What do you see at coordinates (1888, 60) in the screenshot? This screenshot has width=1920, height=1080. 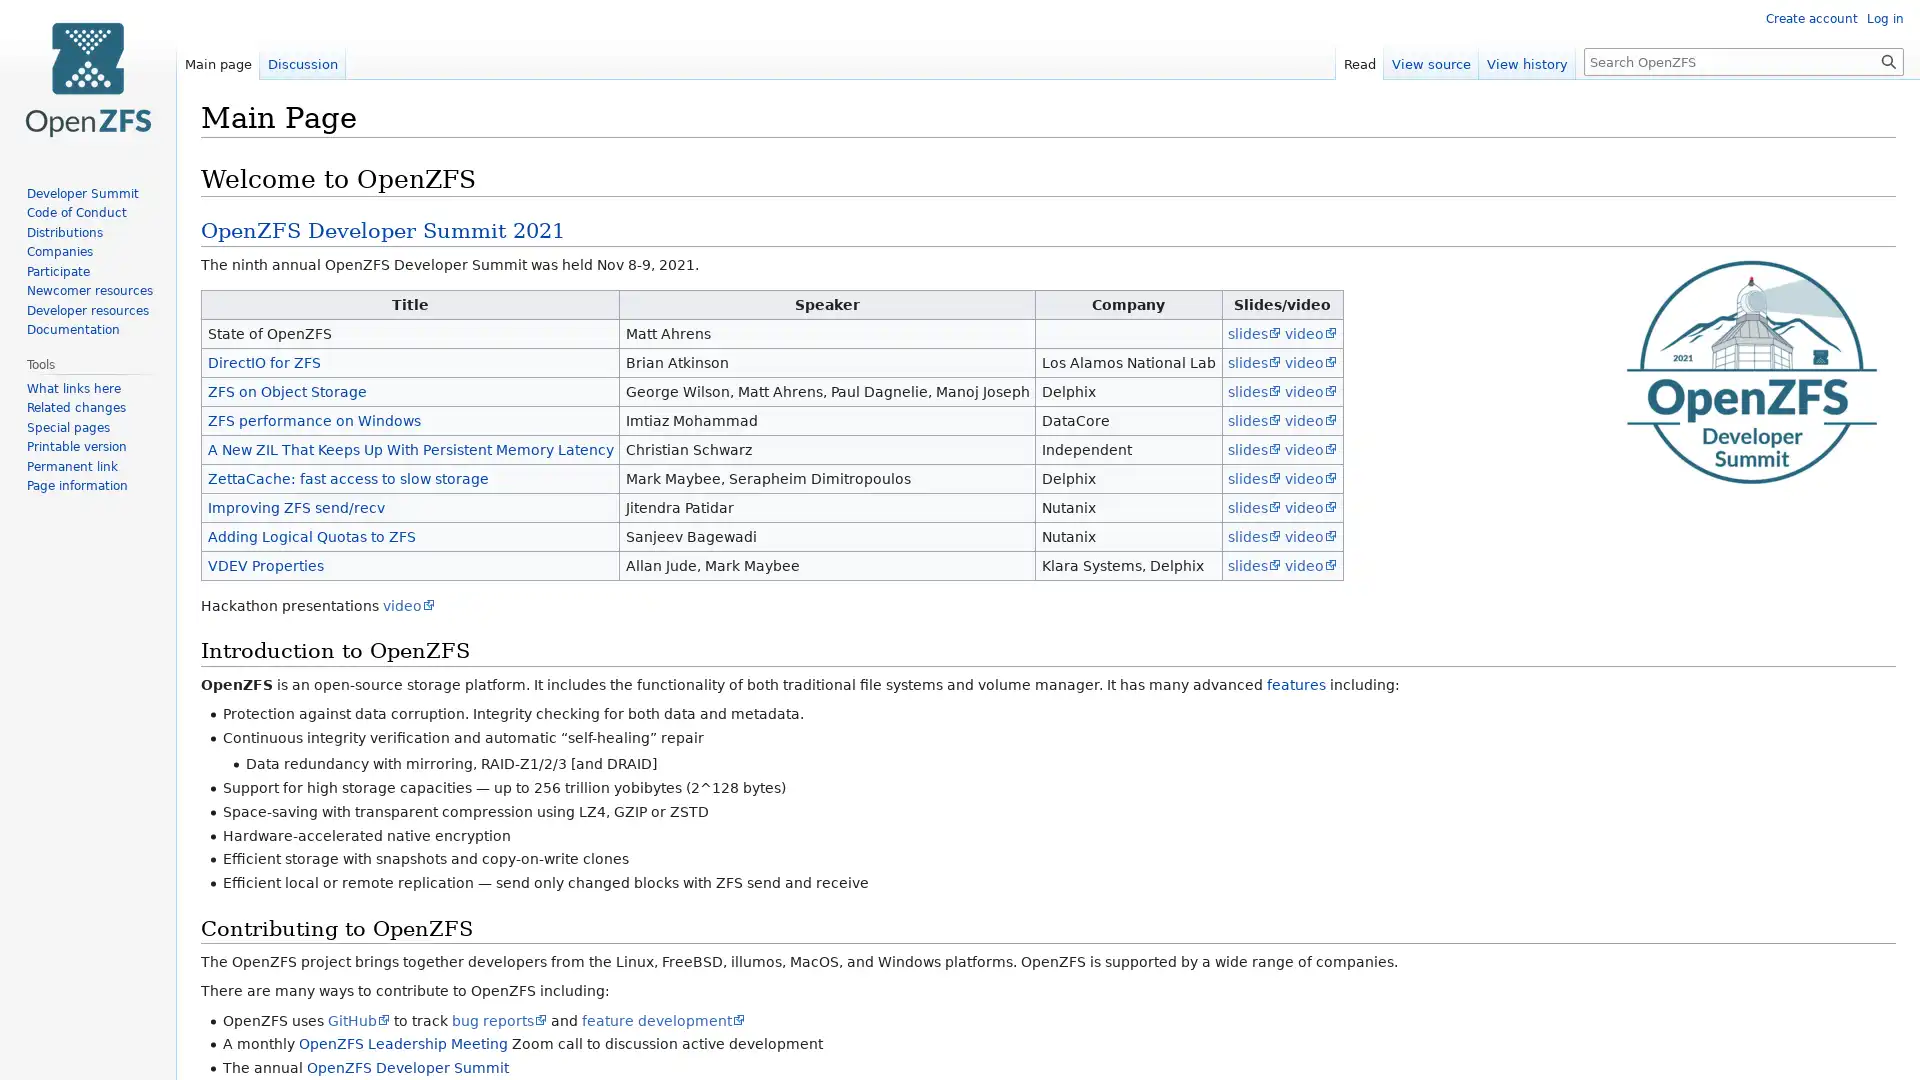 I see `Search` at bounding box center [1888, 60].